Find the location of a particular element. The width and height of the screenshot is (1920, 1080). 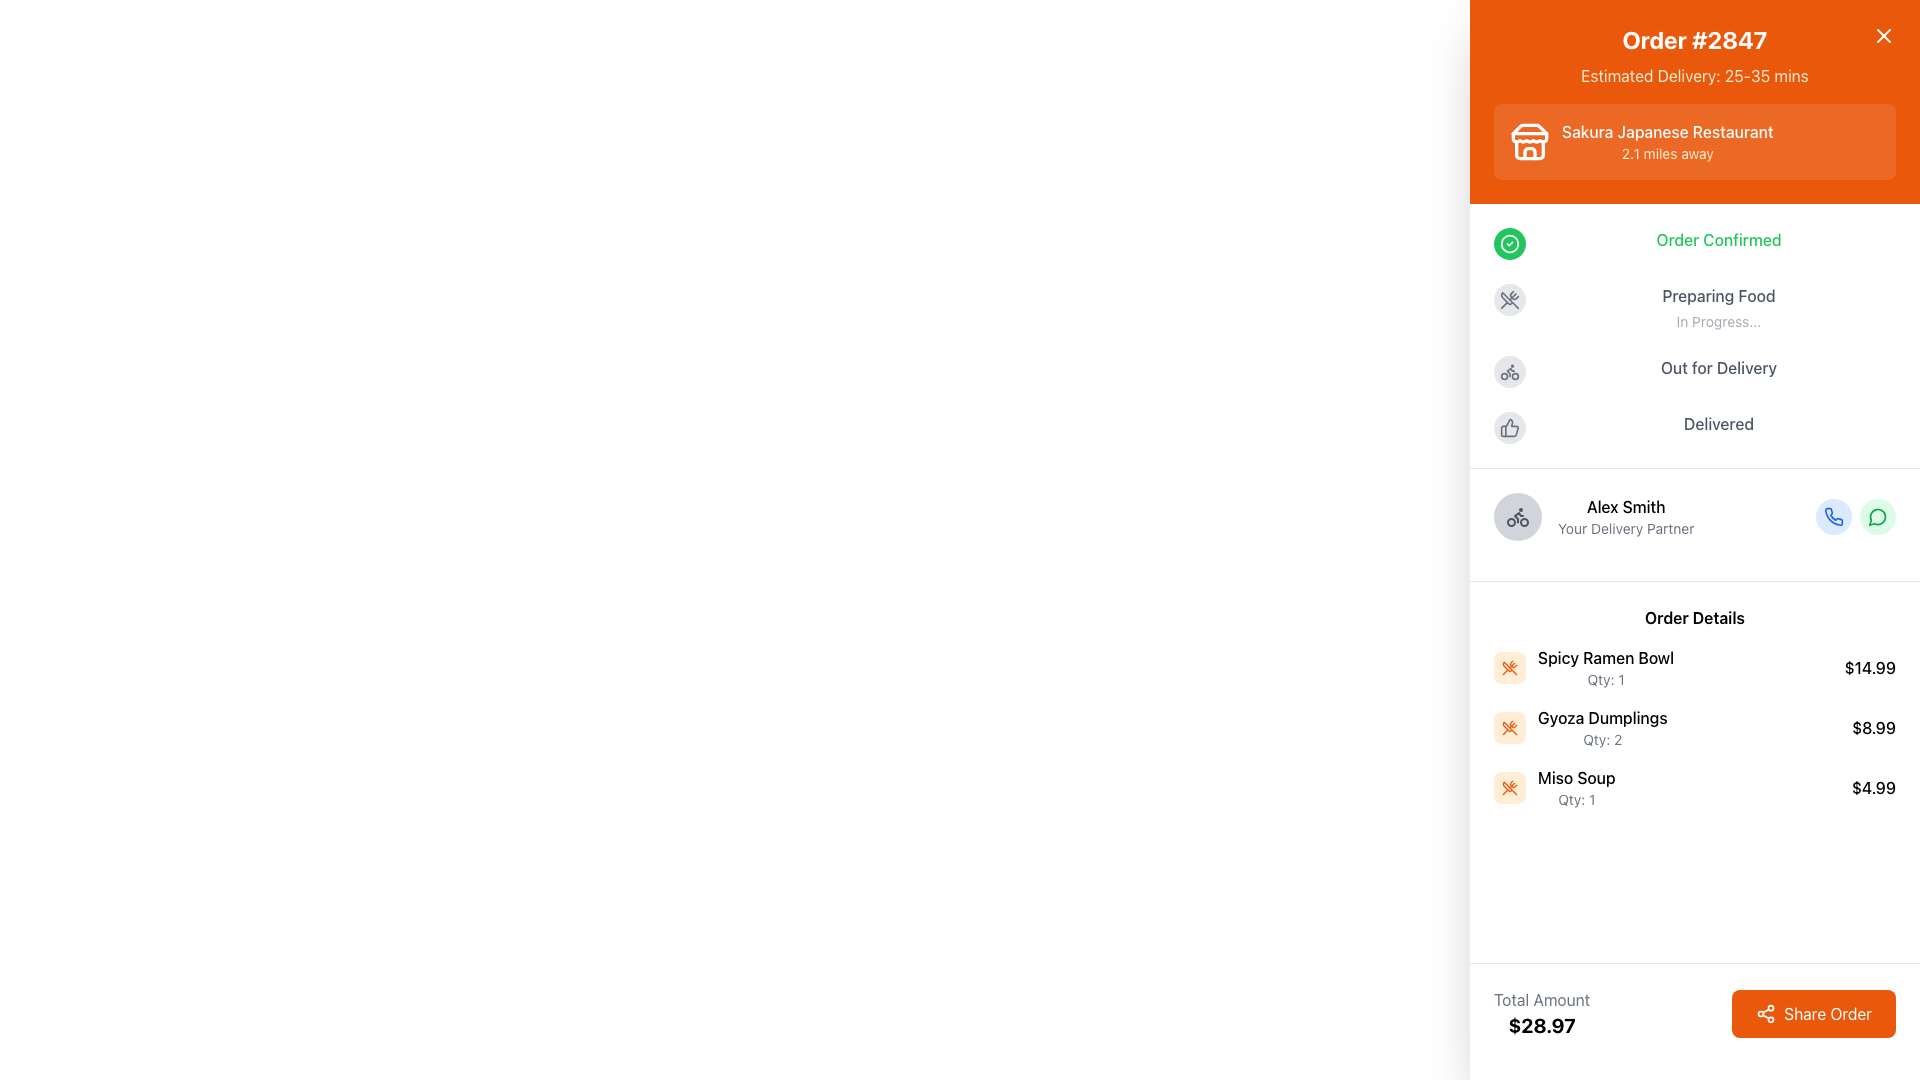

the text label displaying 'Delivered' in gray color, located in the right-side panel beneath a thumbs-up icon is located at coordinates (1717, 423).